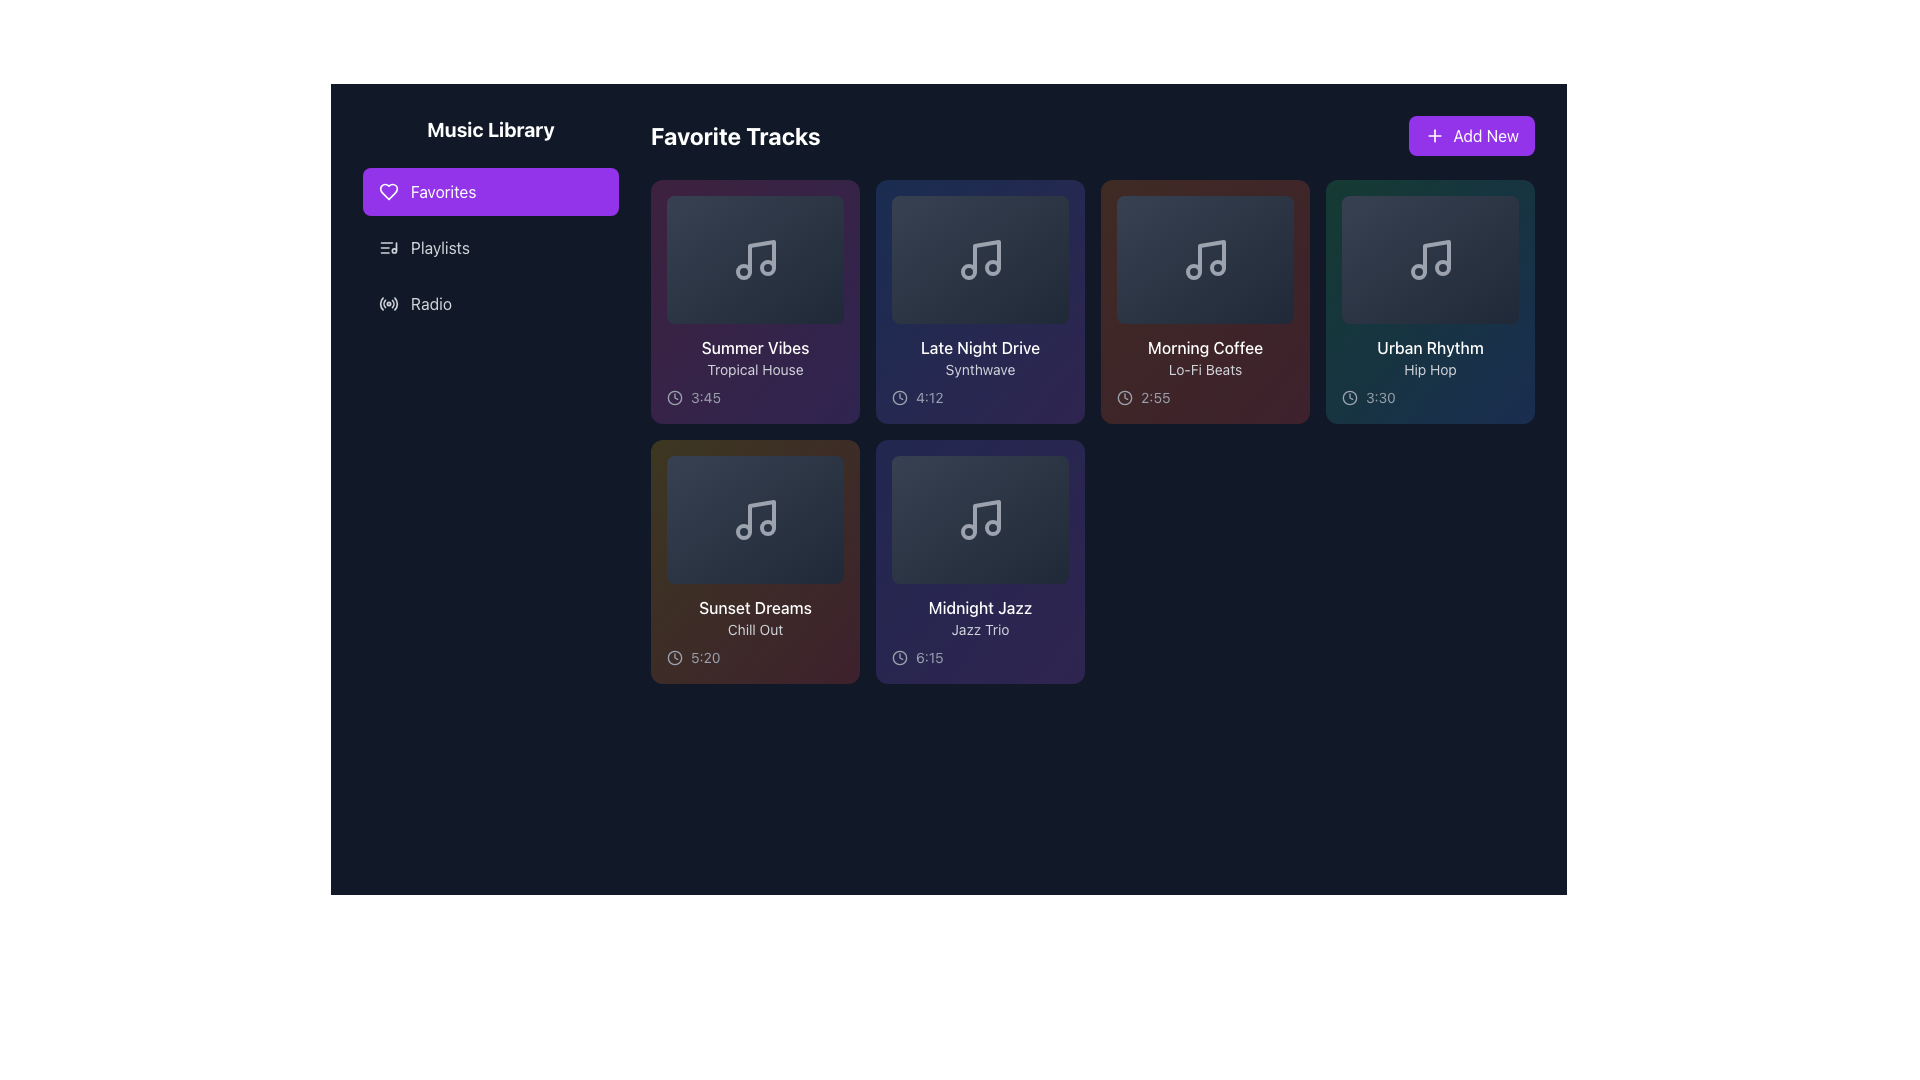 The image size is (1920, 1080). Describe the element at coordinates (442, 192) in the screenshot. I see `the 'Favorites' text label element in the left sidebar menu that features a white font on a purple background, indicating its active state` at that location.